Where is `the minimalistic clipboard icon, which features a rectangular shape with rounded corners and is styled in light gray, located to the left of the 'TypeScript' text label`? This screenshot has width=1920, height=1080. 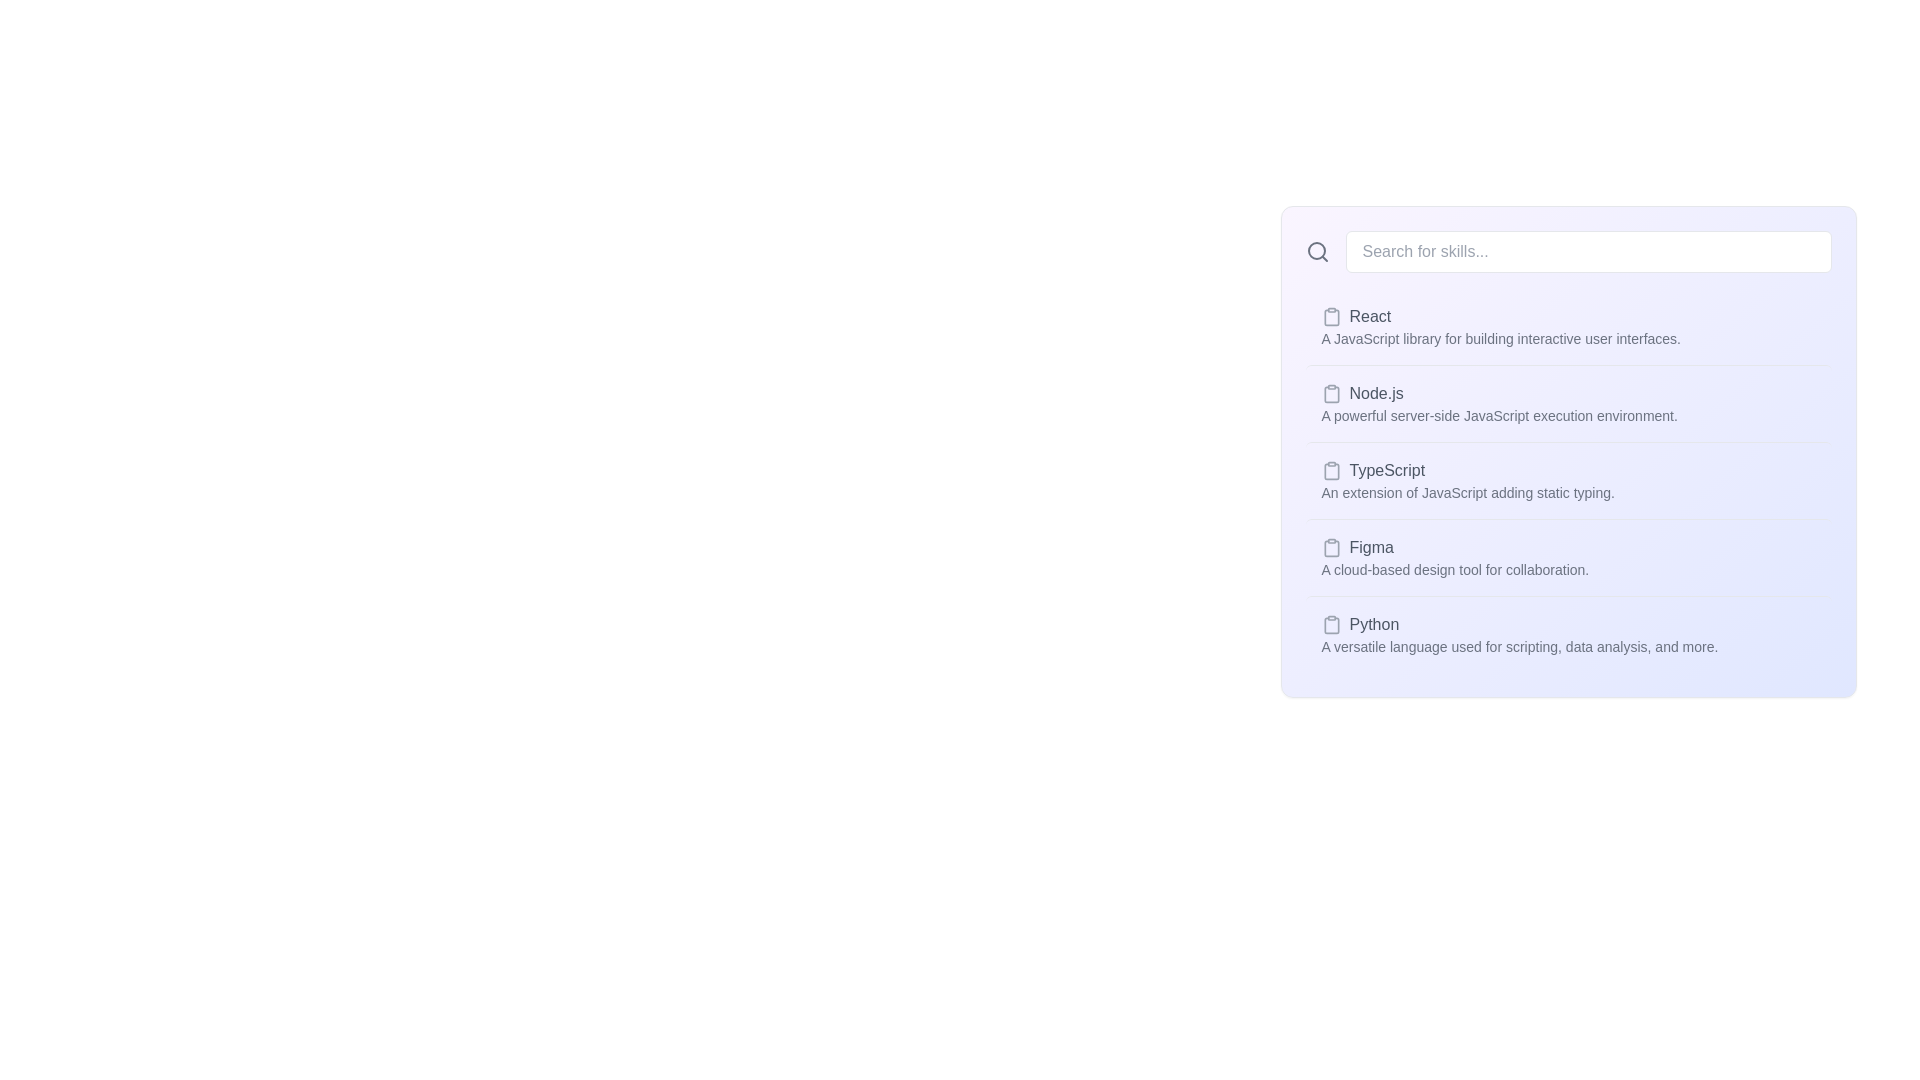
the minimalistic clipboard icon, which features a rectangular shape with rounded corners and is styled in light gray, located to the left of the 'TypeScript' text label is located at coordinates (1331, 470).